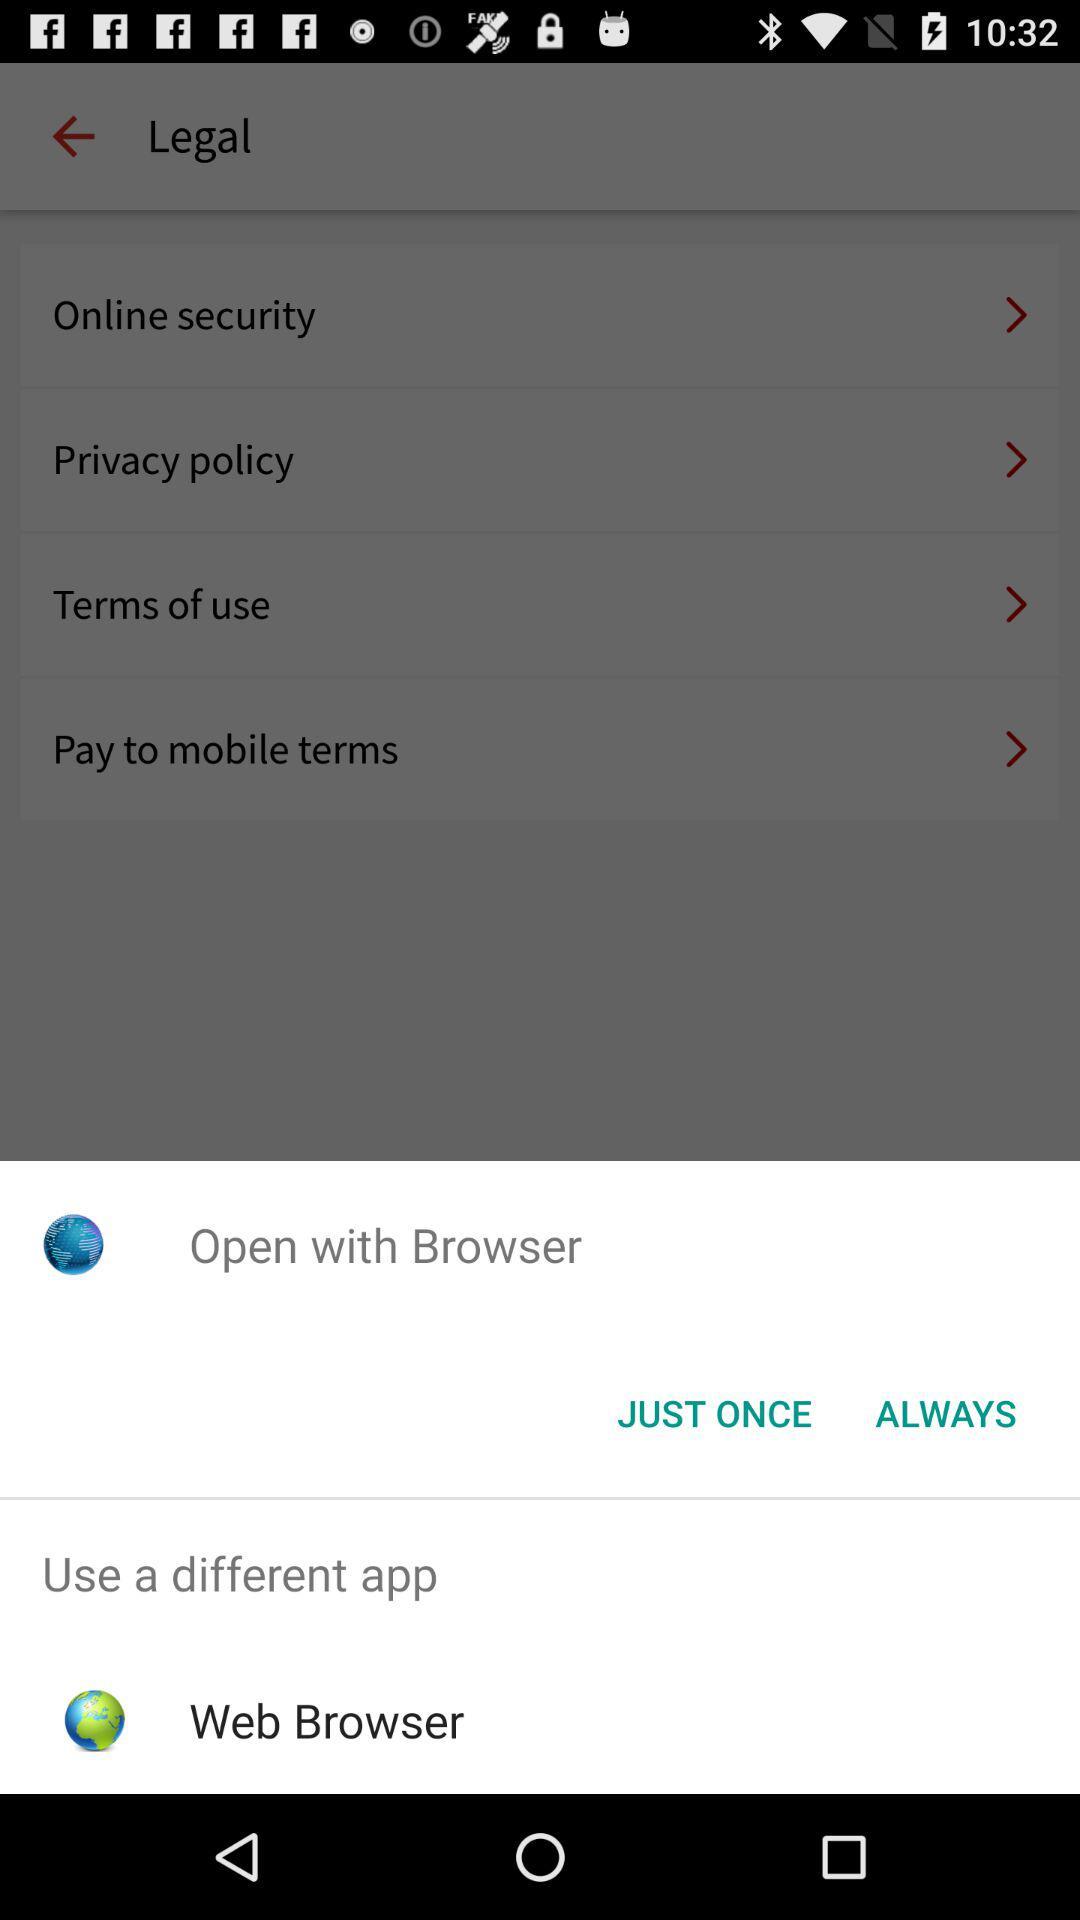 The width and height of the screenshot is (1080, 1920). Describe the element at coordinates (325, 1719) in the screenshot. I see `web browser icon` at that location.